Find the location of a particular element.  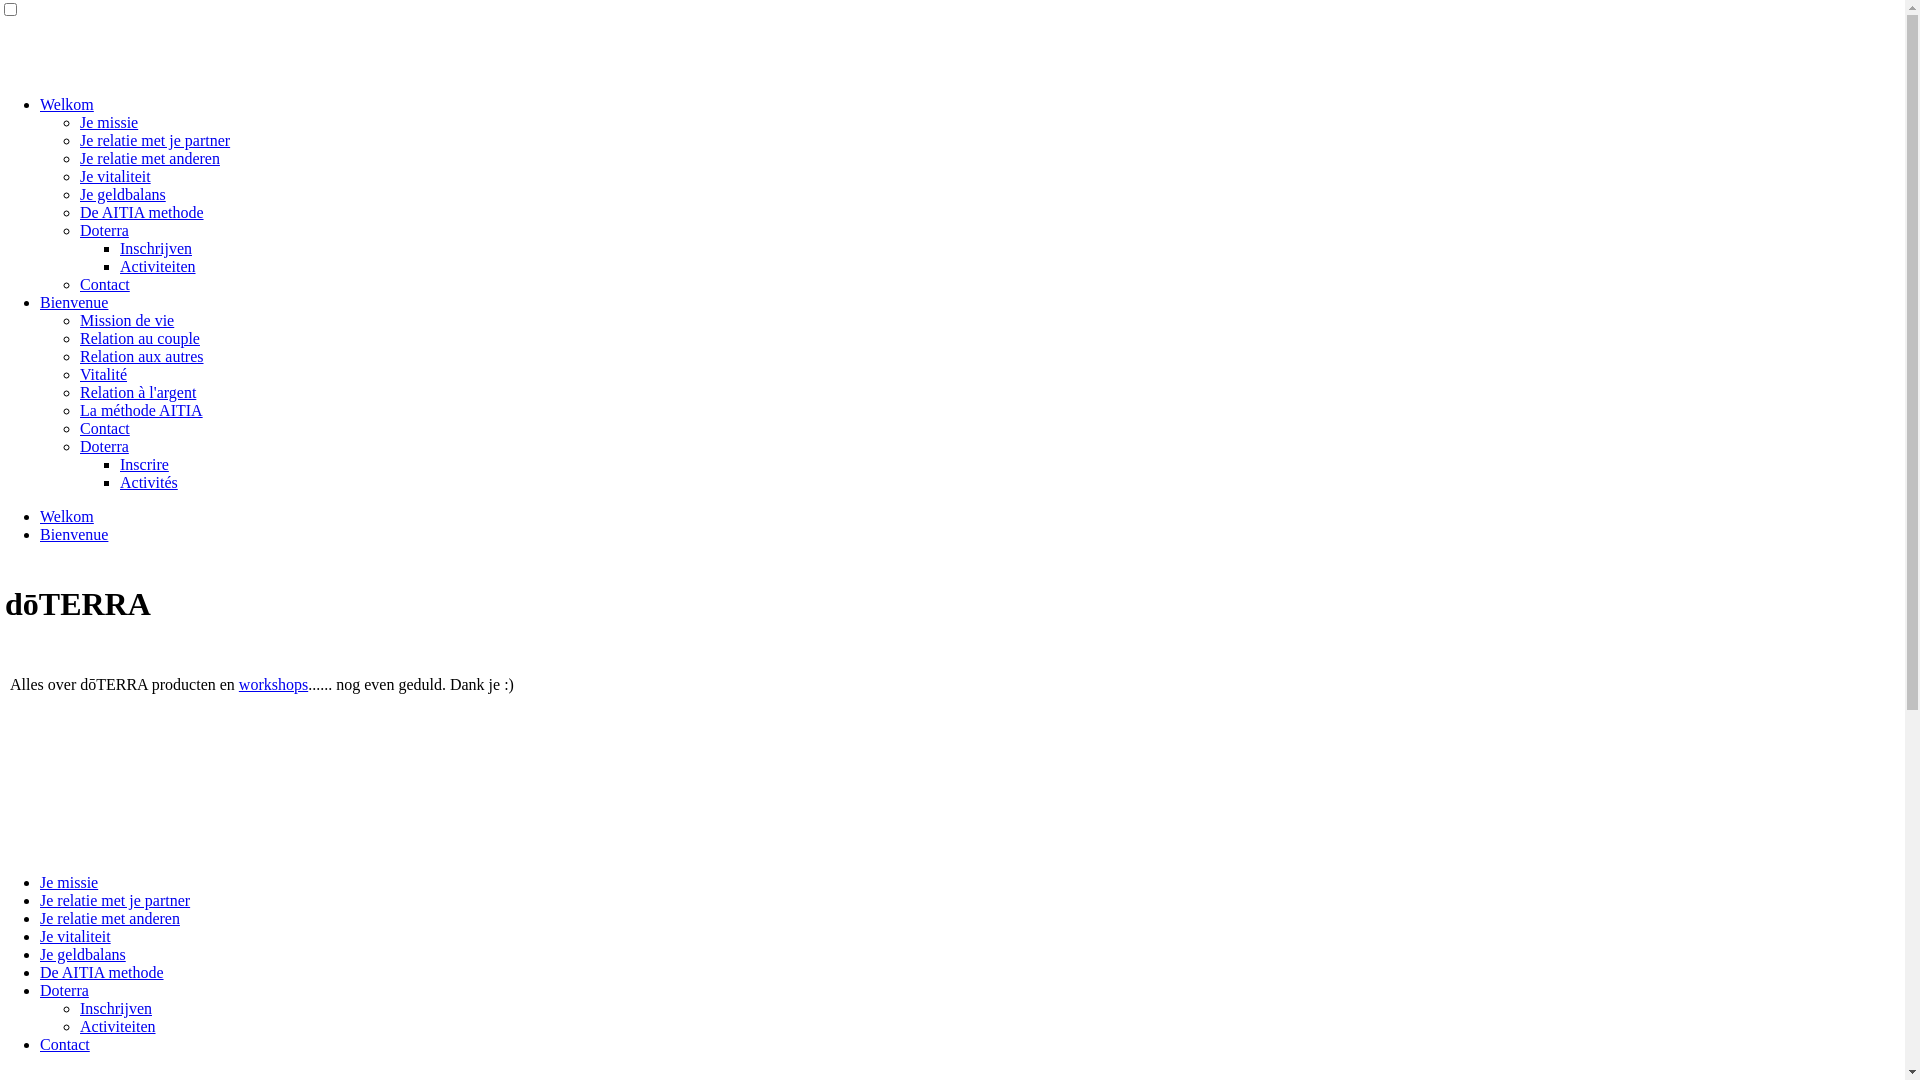

'Relation aux autres' is located at coordinates (141, 355).